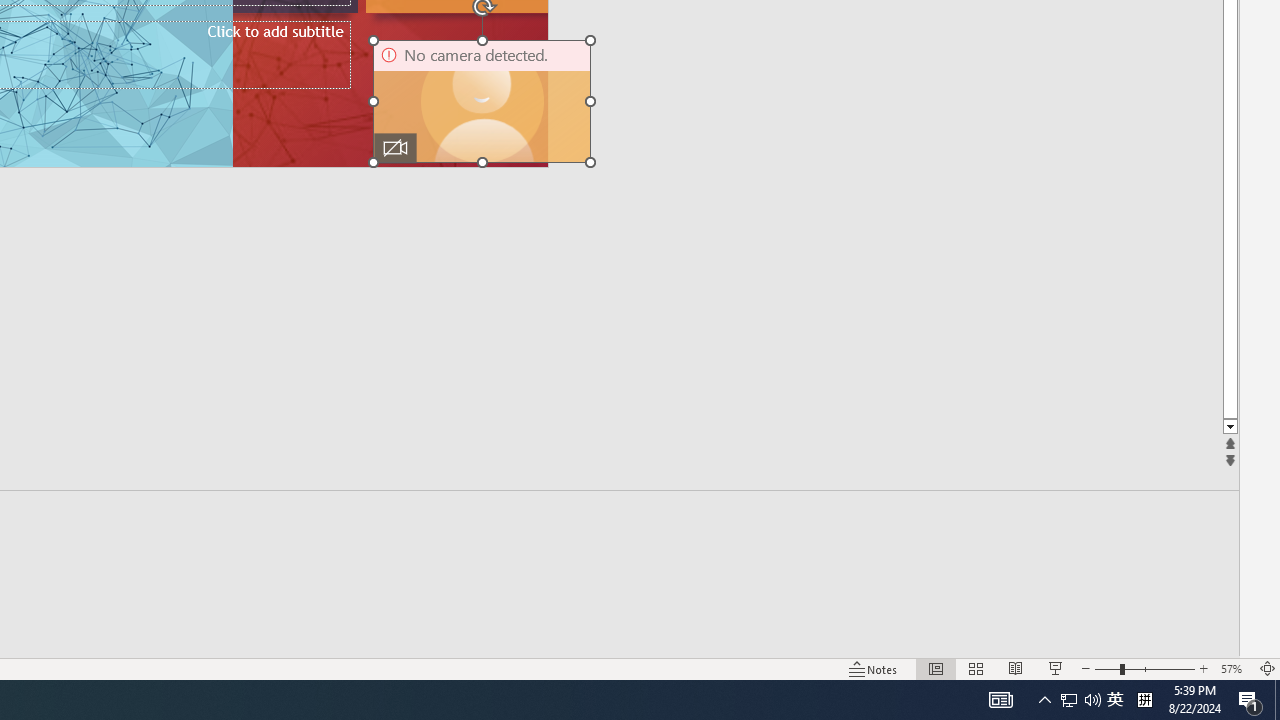  Describe the element at coordinates (1233, 669) in the screenshot. I see `'Zoom 57%'` at that location.